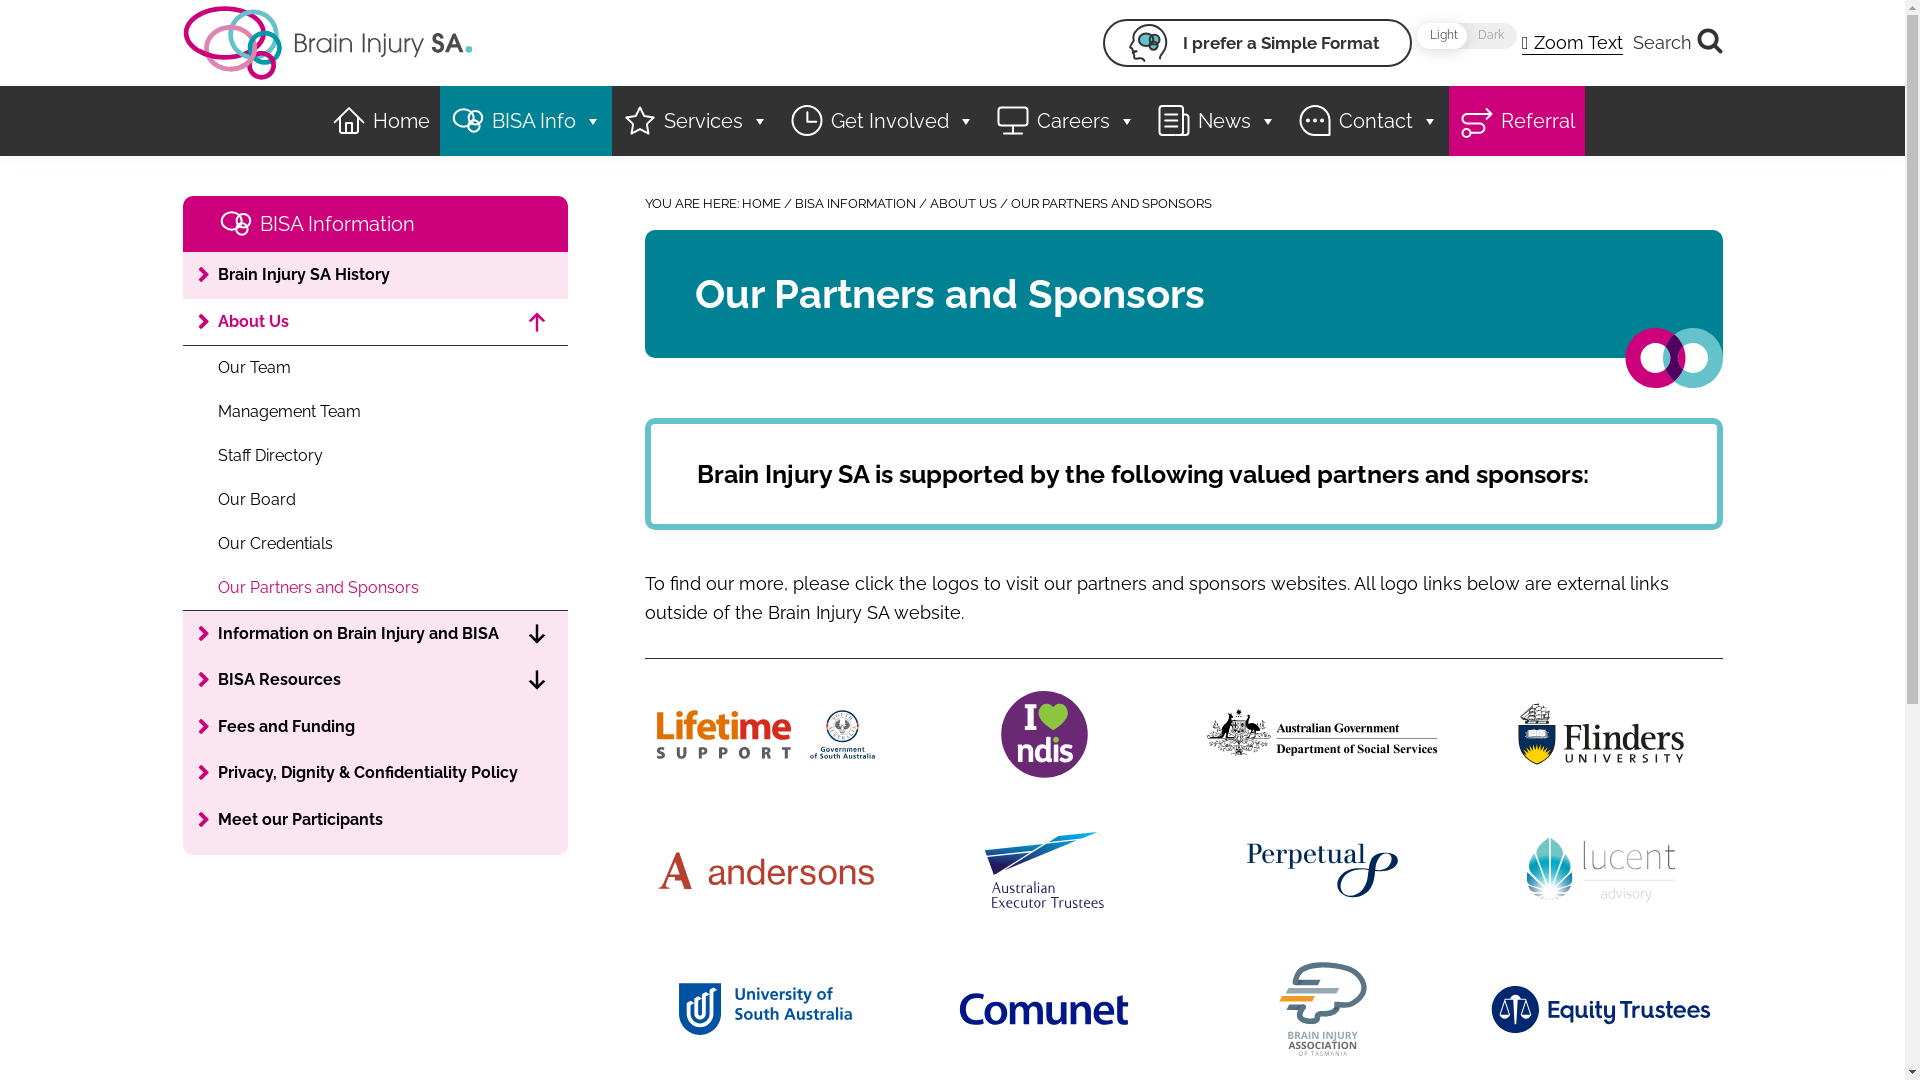 This screenshot has height=1080, width=1920. What do you see at coordinates (695, 120) in the screenshot?
I see `'Services'` at bounding box center [695, 120].